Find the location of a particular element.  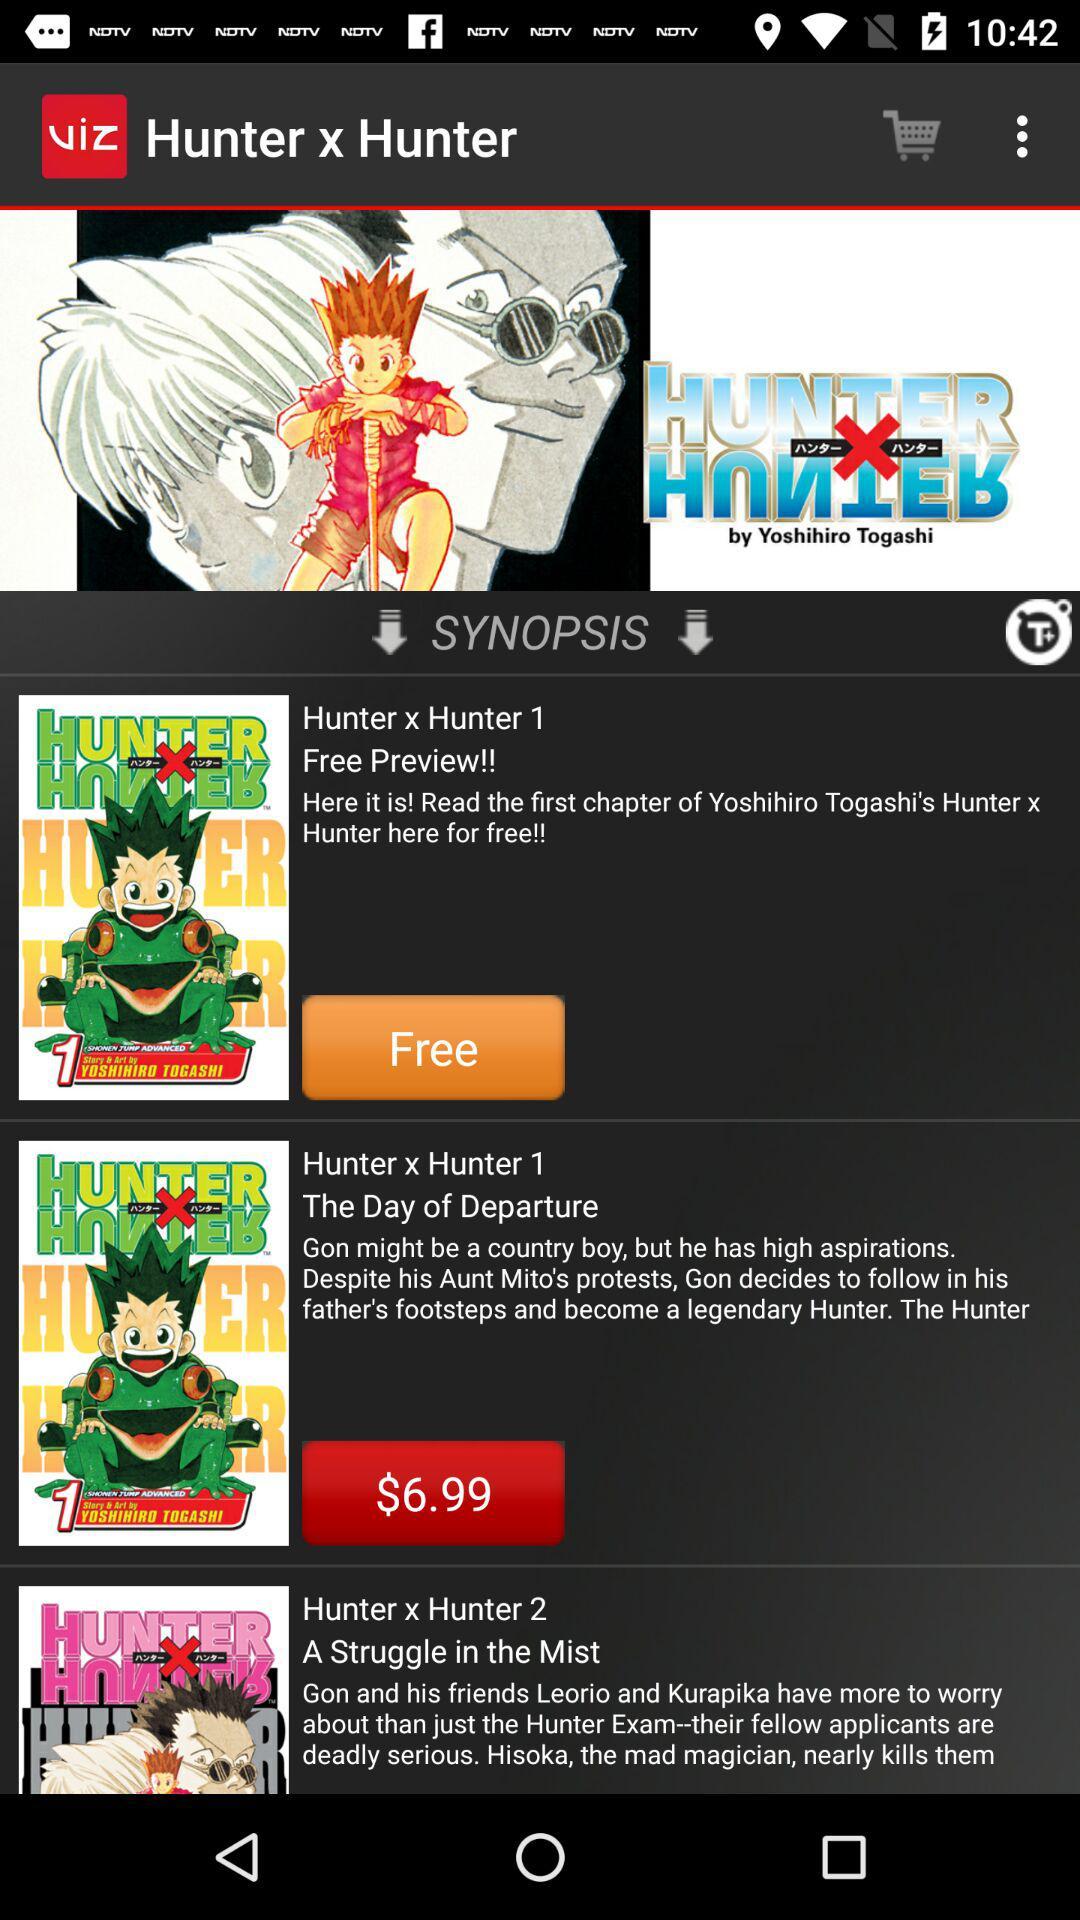

the icon next to the synopsis item is located at coordinates (389, 631).